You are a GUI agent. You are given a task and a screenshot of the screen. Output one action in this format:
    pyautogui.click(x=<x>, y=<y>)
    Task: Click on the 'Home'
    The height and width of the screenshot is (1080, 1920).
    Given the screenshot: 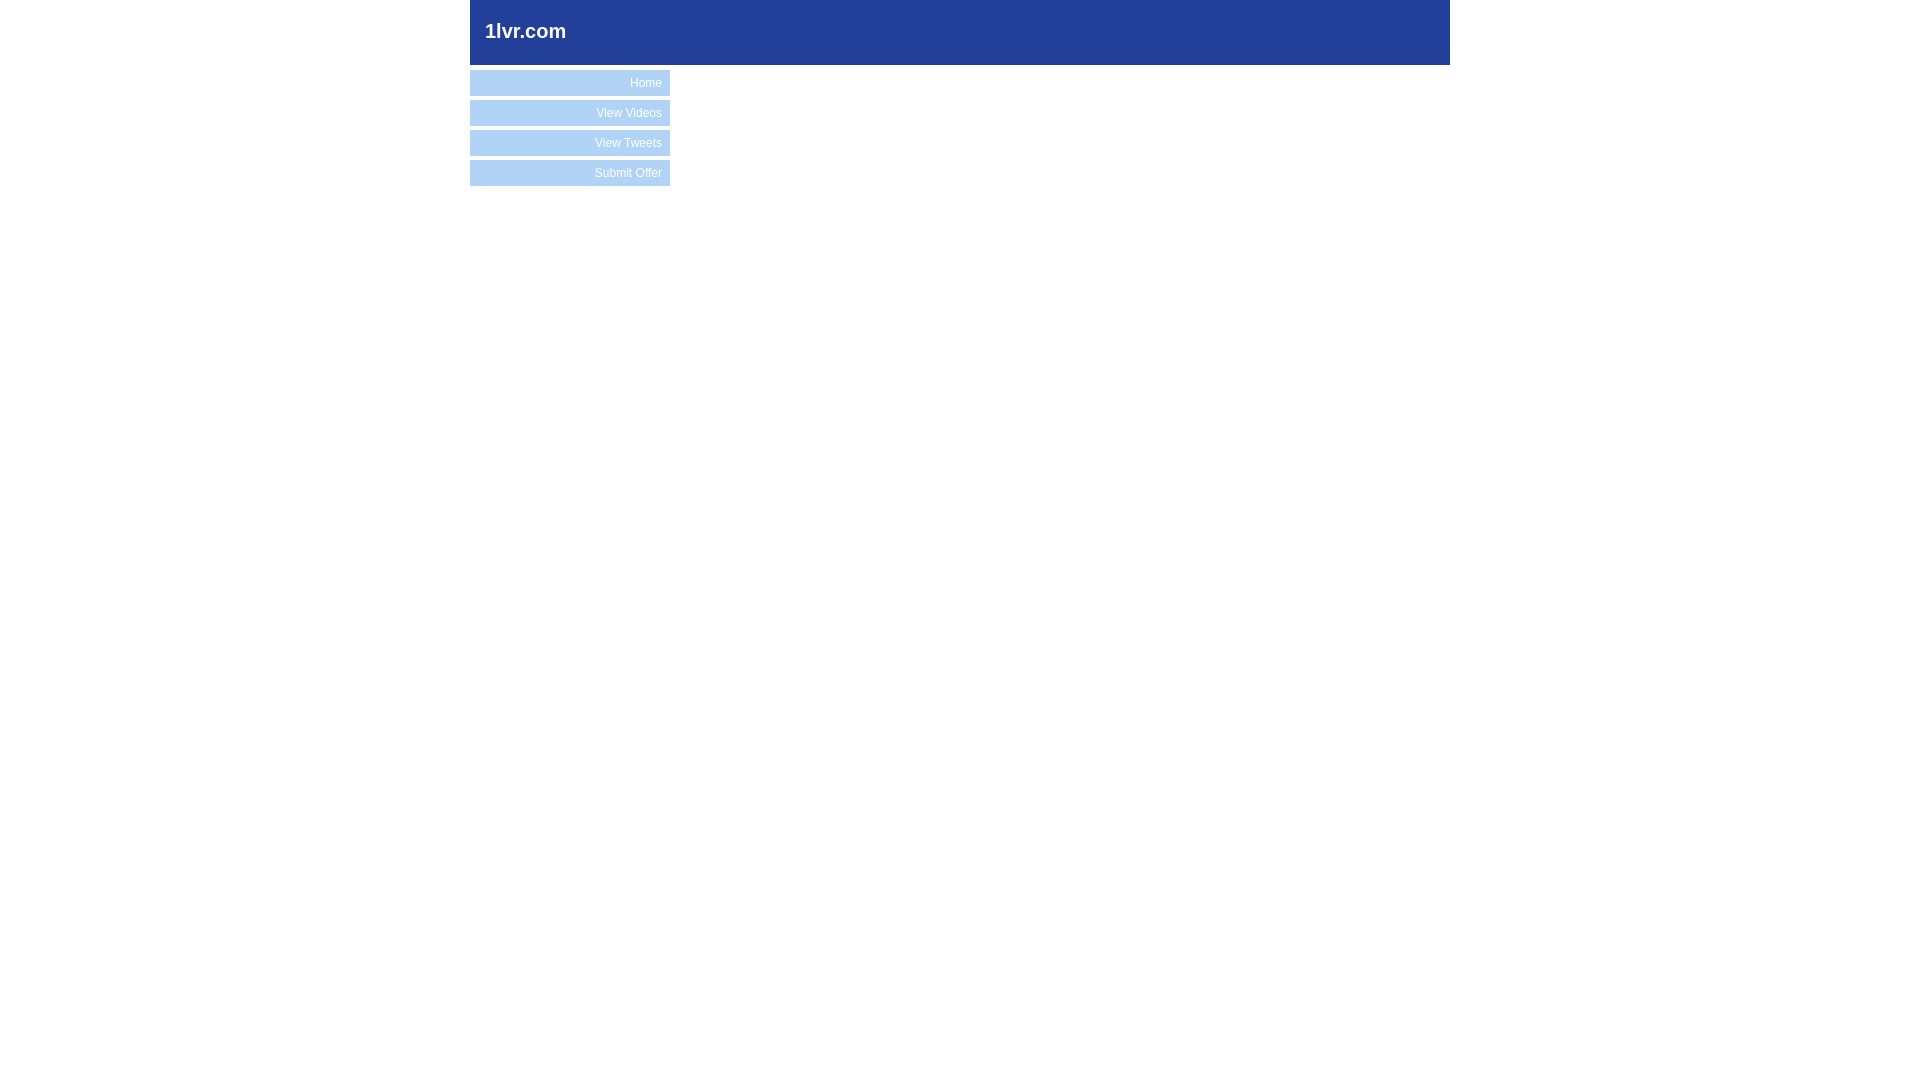 What is the action you would take?
    pyautogui.click(x=569, y=82)
    